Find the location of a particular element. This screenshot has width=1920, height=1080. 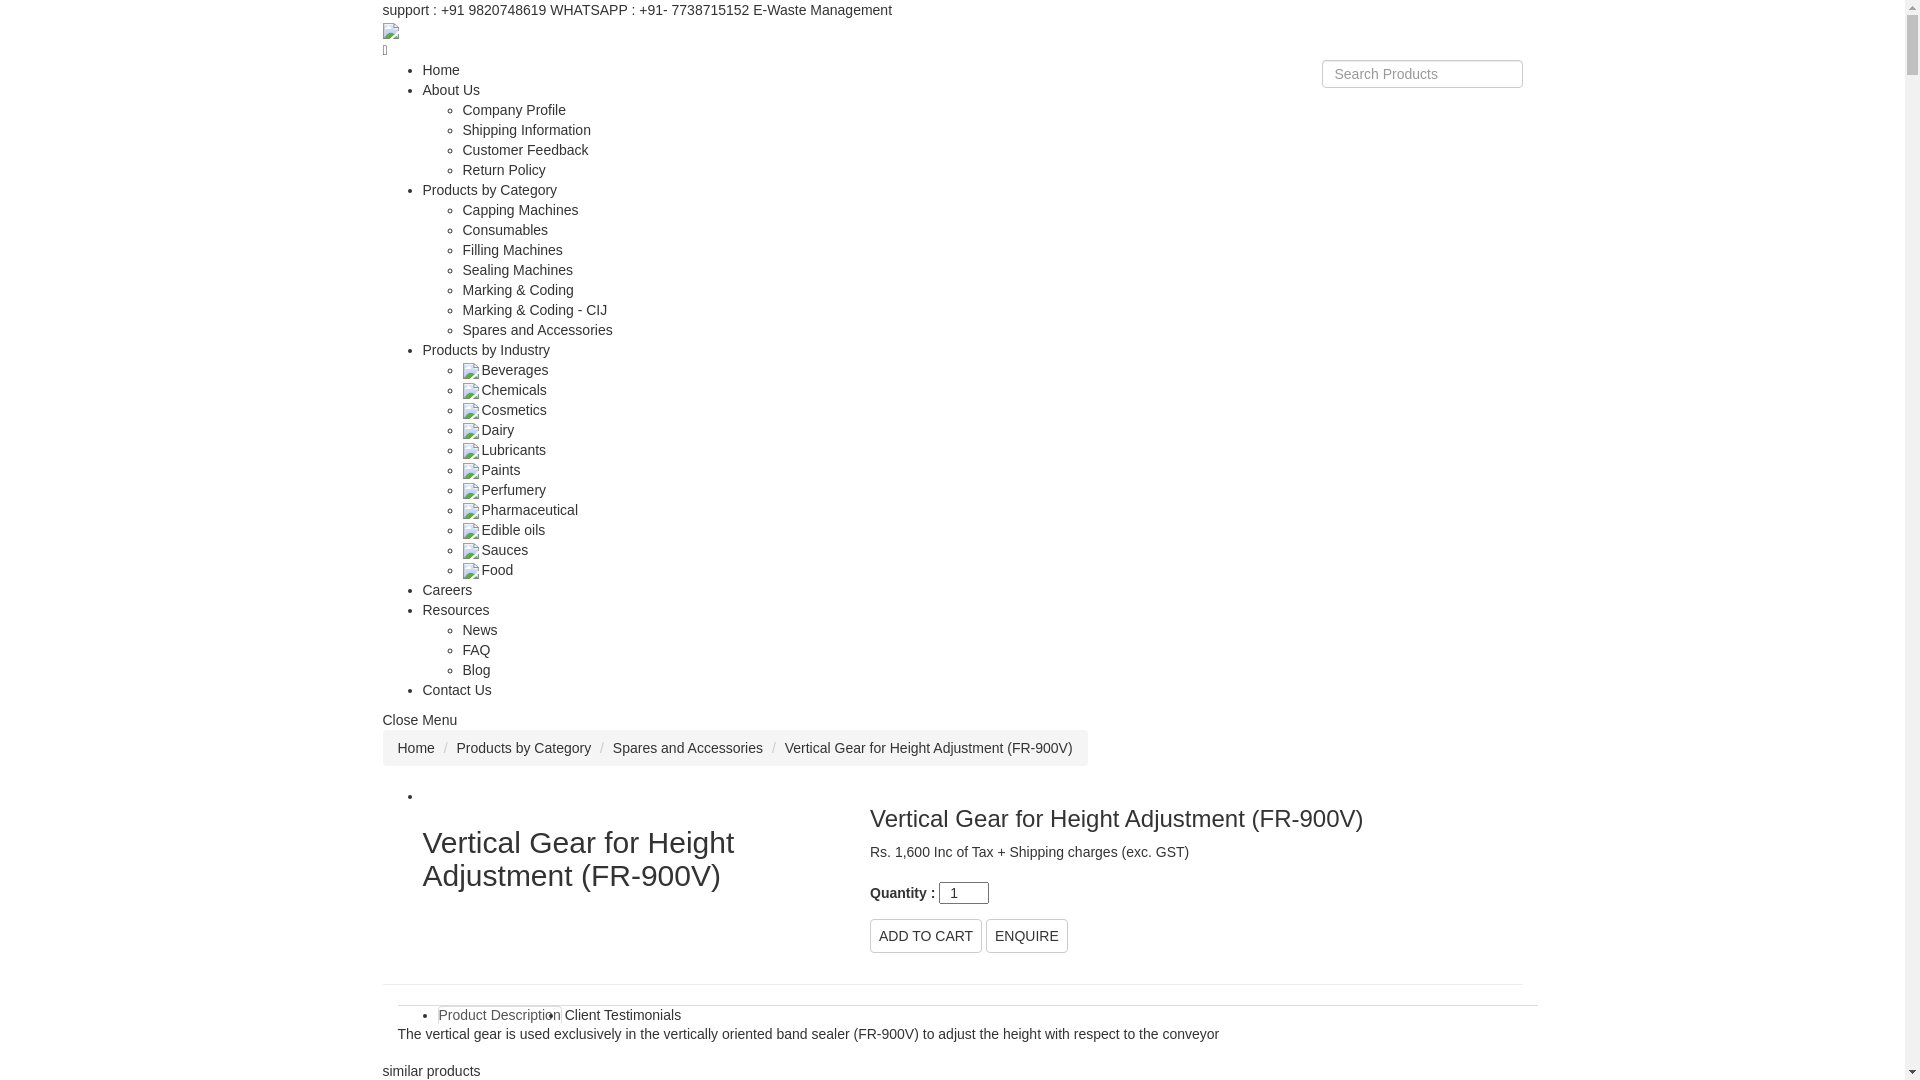

'Paints' is located at coordinates (490, 470).